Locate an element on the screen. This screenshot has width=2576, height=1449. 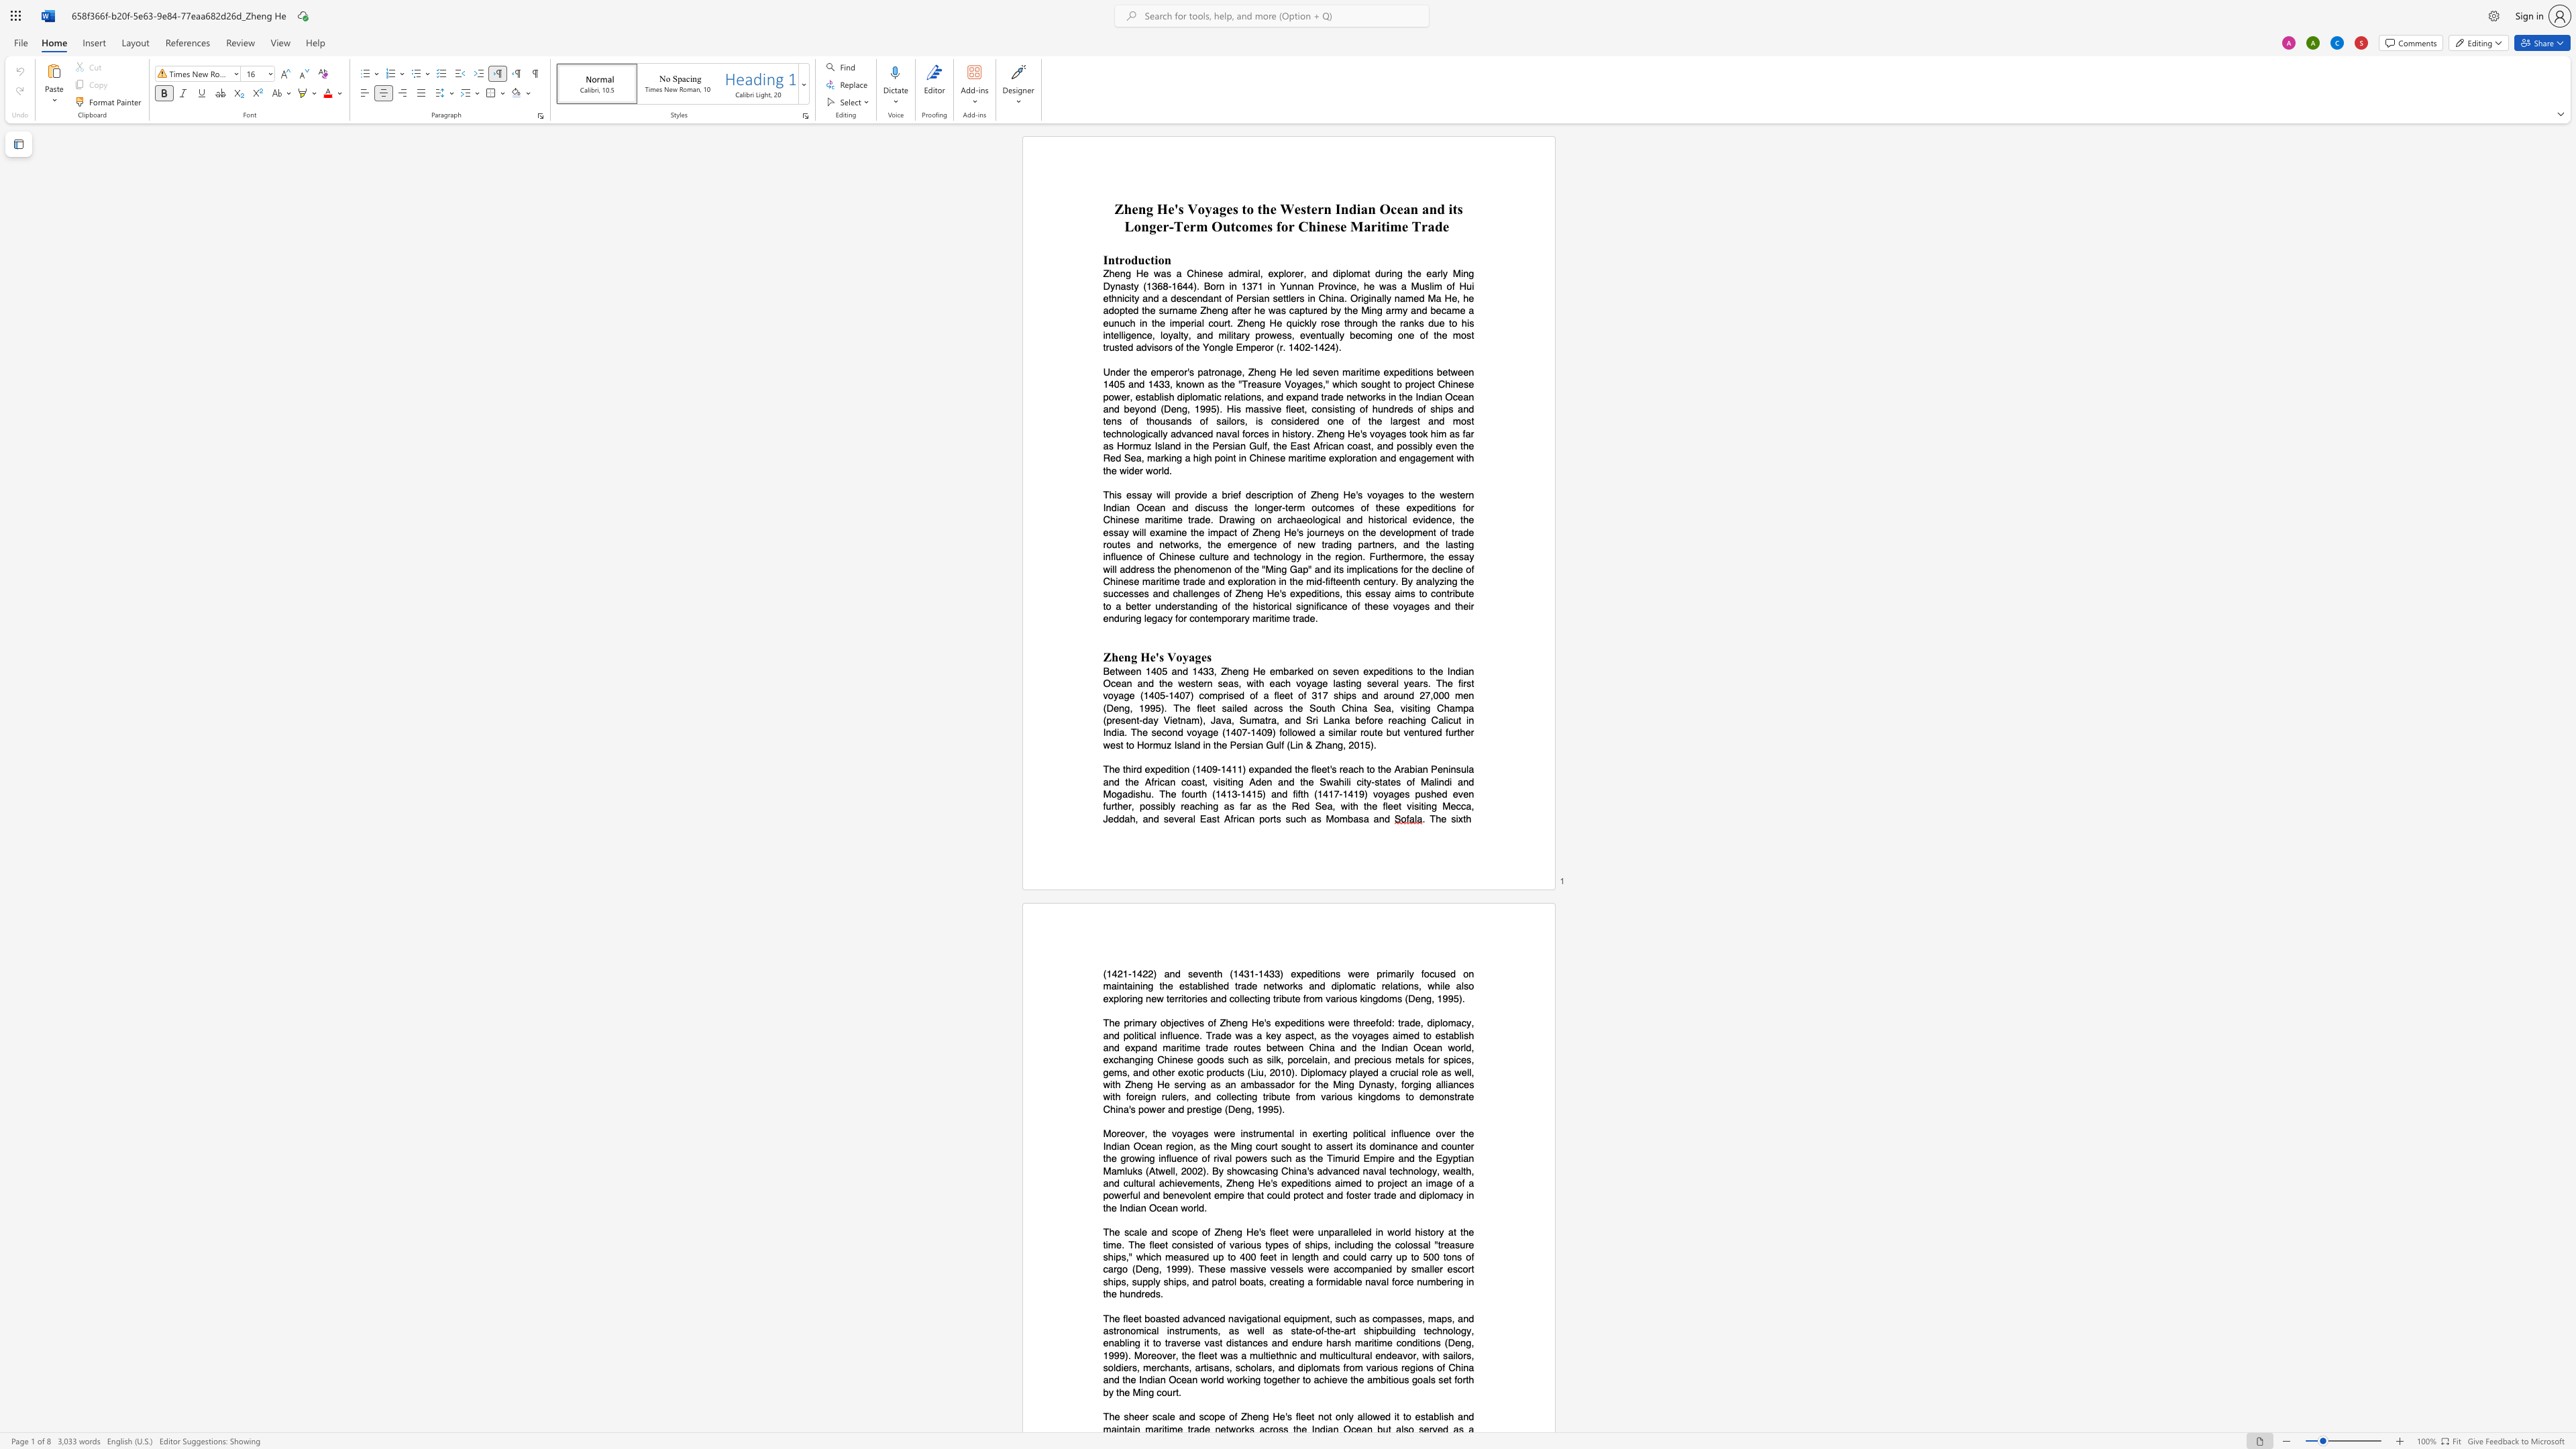
the subset text "he sixth" within the text ". The sixth" is located at coordinates (1435, 817).